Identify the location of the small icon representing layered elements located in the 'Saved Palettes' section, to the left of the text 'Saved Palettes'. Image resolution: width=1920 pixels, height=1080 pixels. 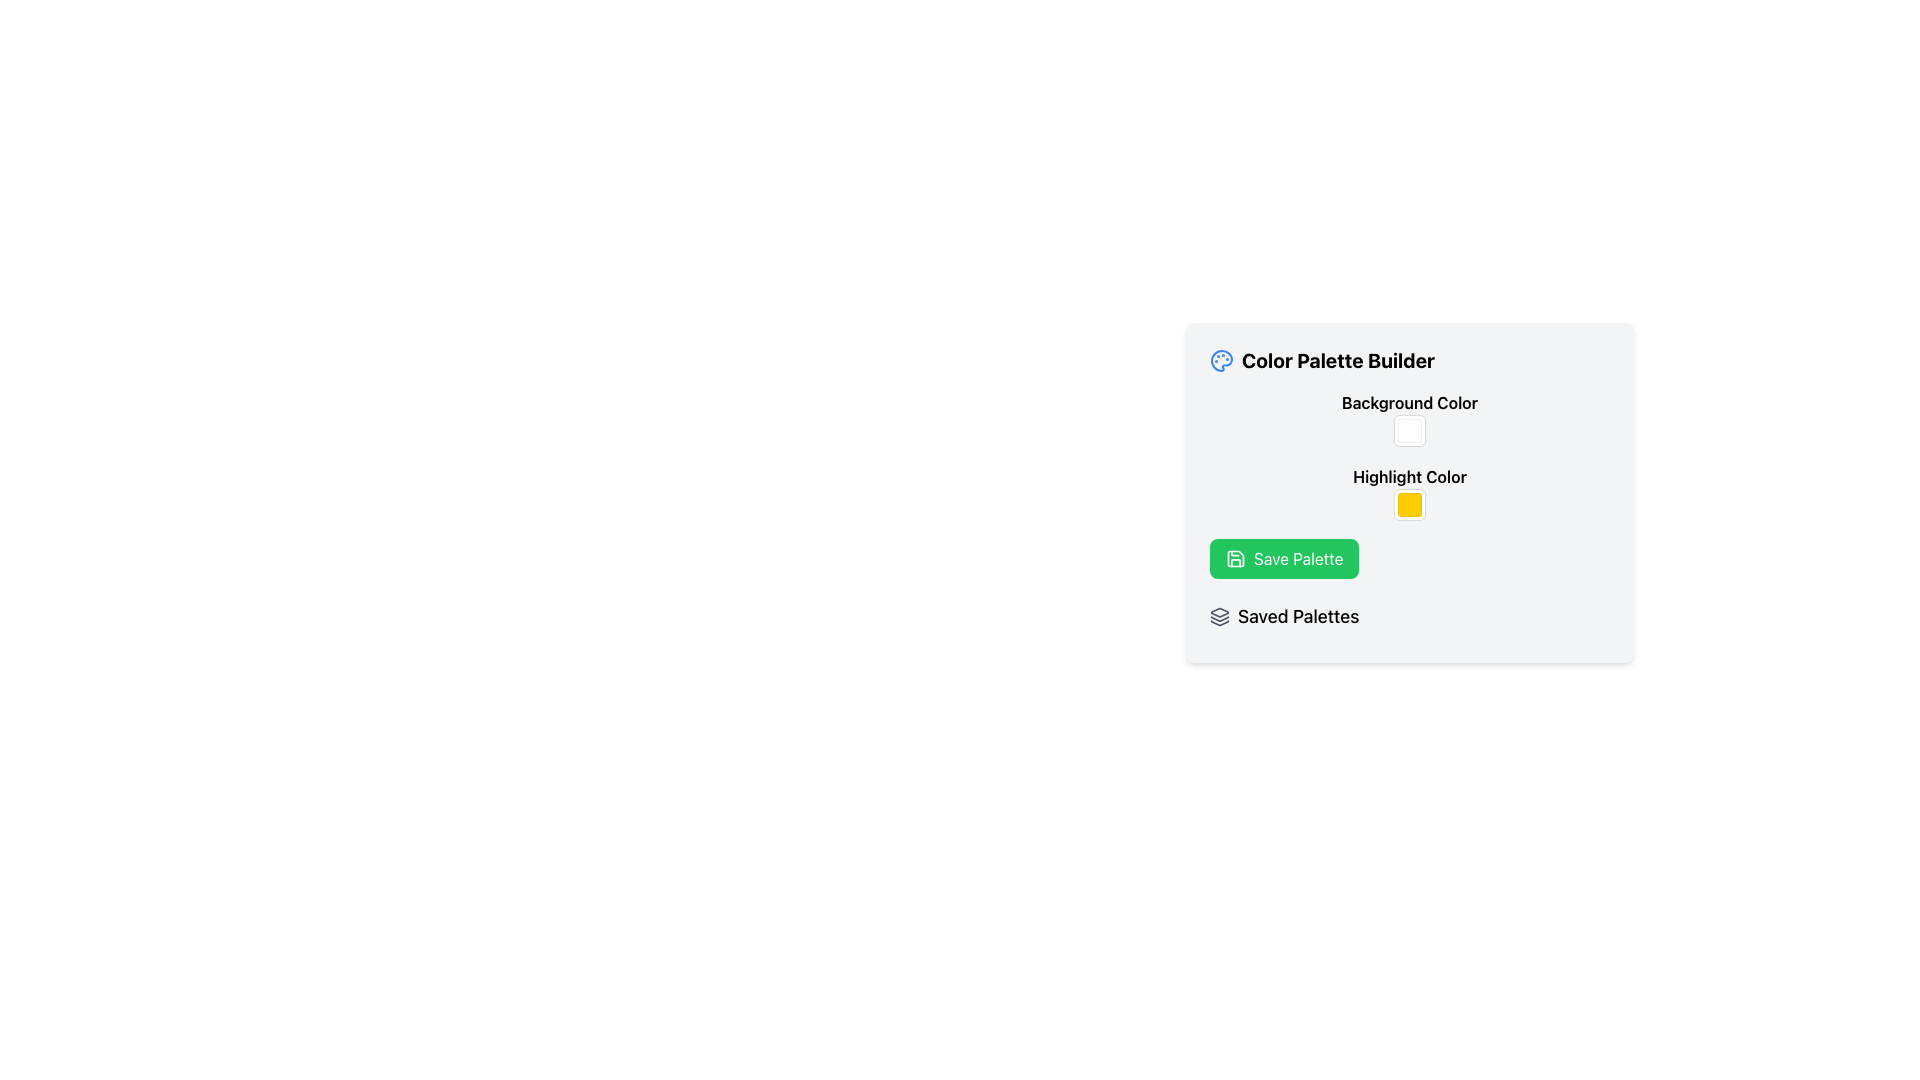
(1218, 616).